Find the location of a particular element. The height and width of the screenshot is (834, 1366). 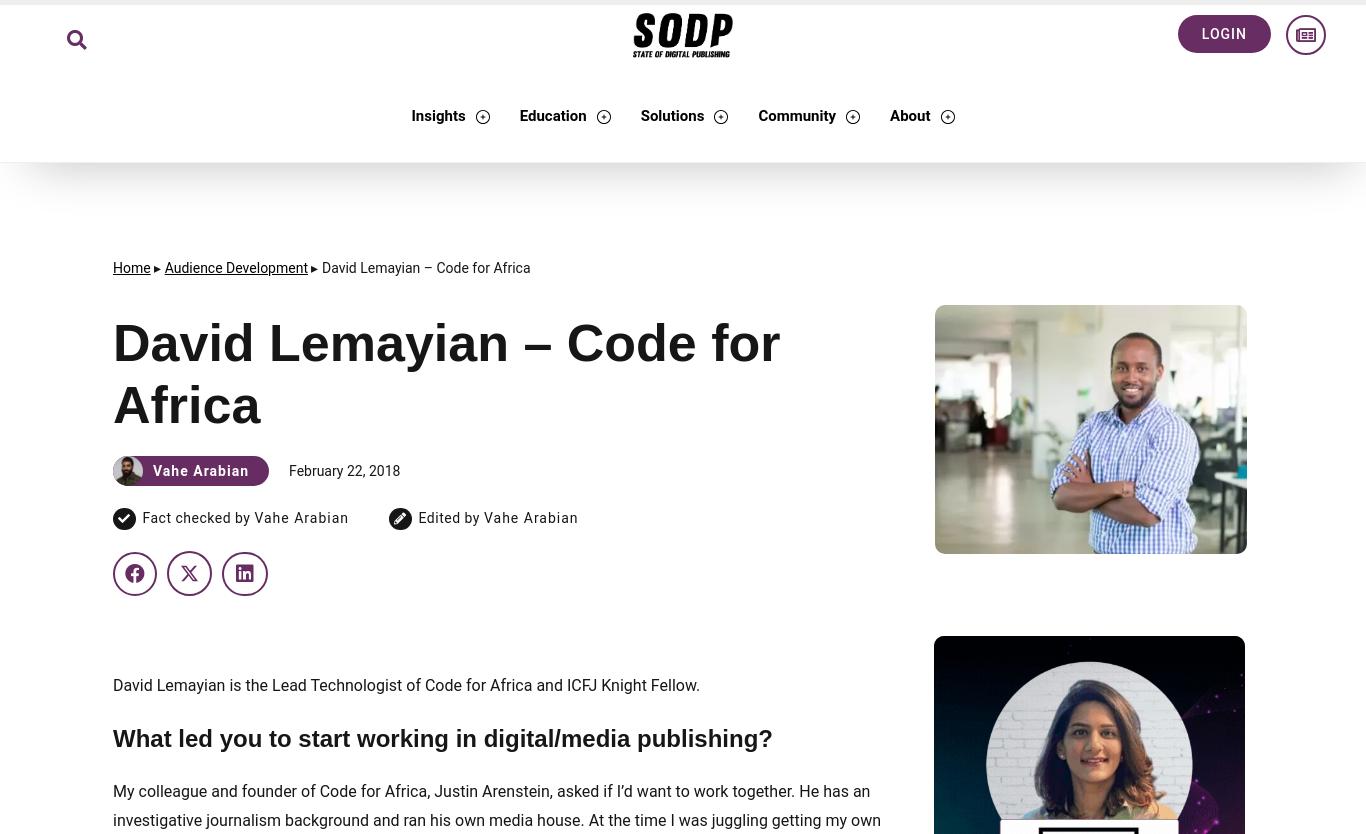

'Education' is located at coordinates (518, 115).